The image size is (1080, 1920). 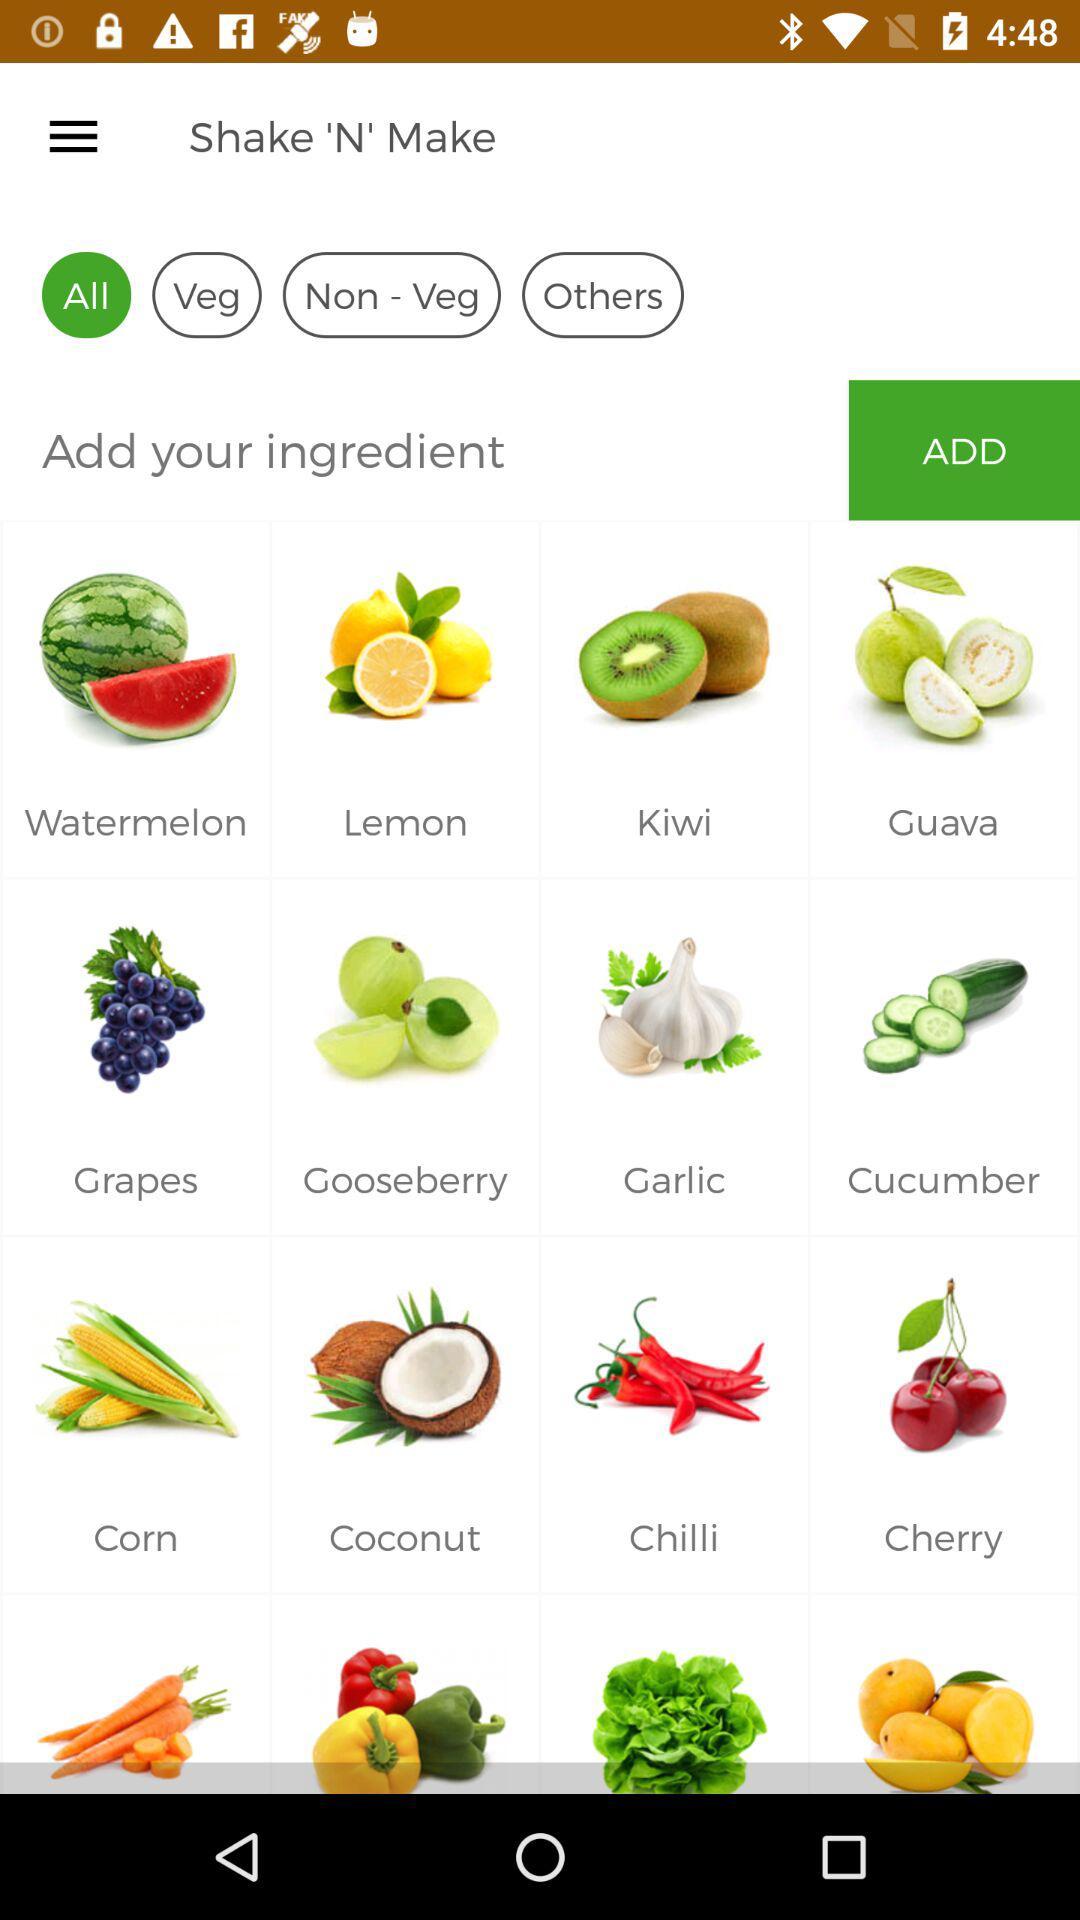 I want to click on menu, so click(x=72, y=135).